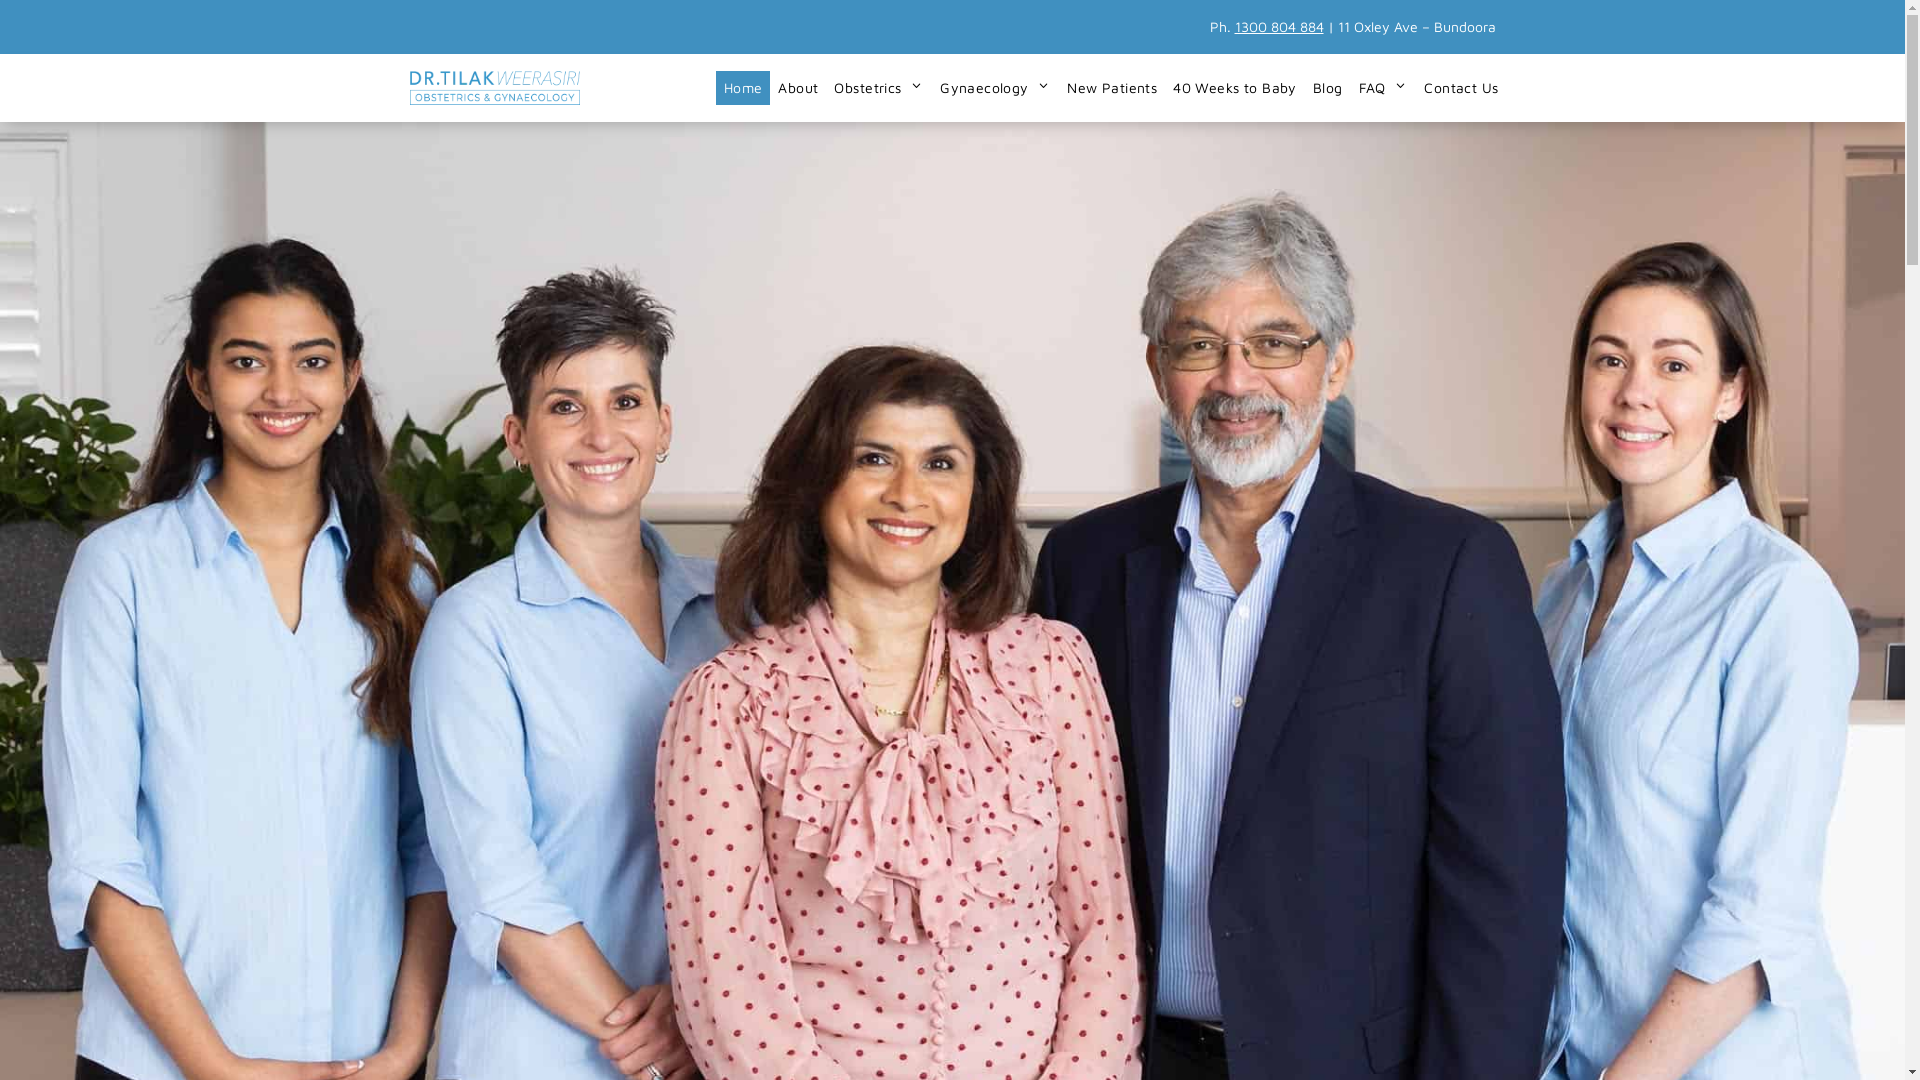  I want to click on 'Contact Us', so click(1460, 86).